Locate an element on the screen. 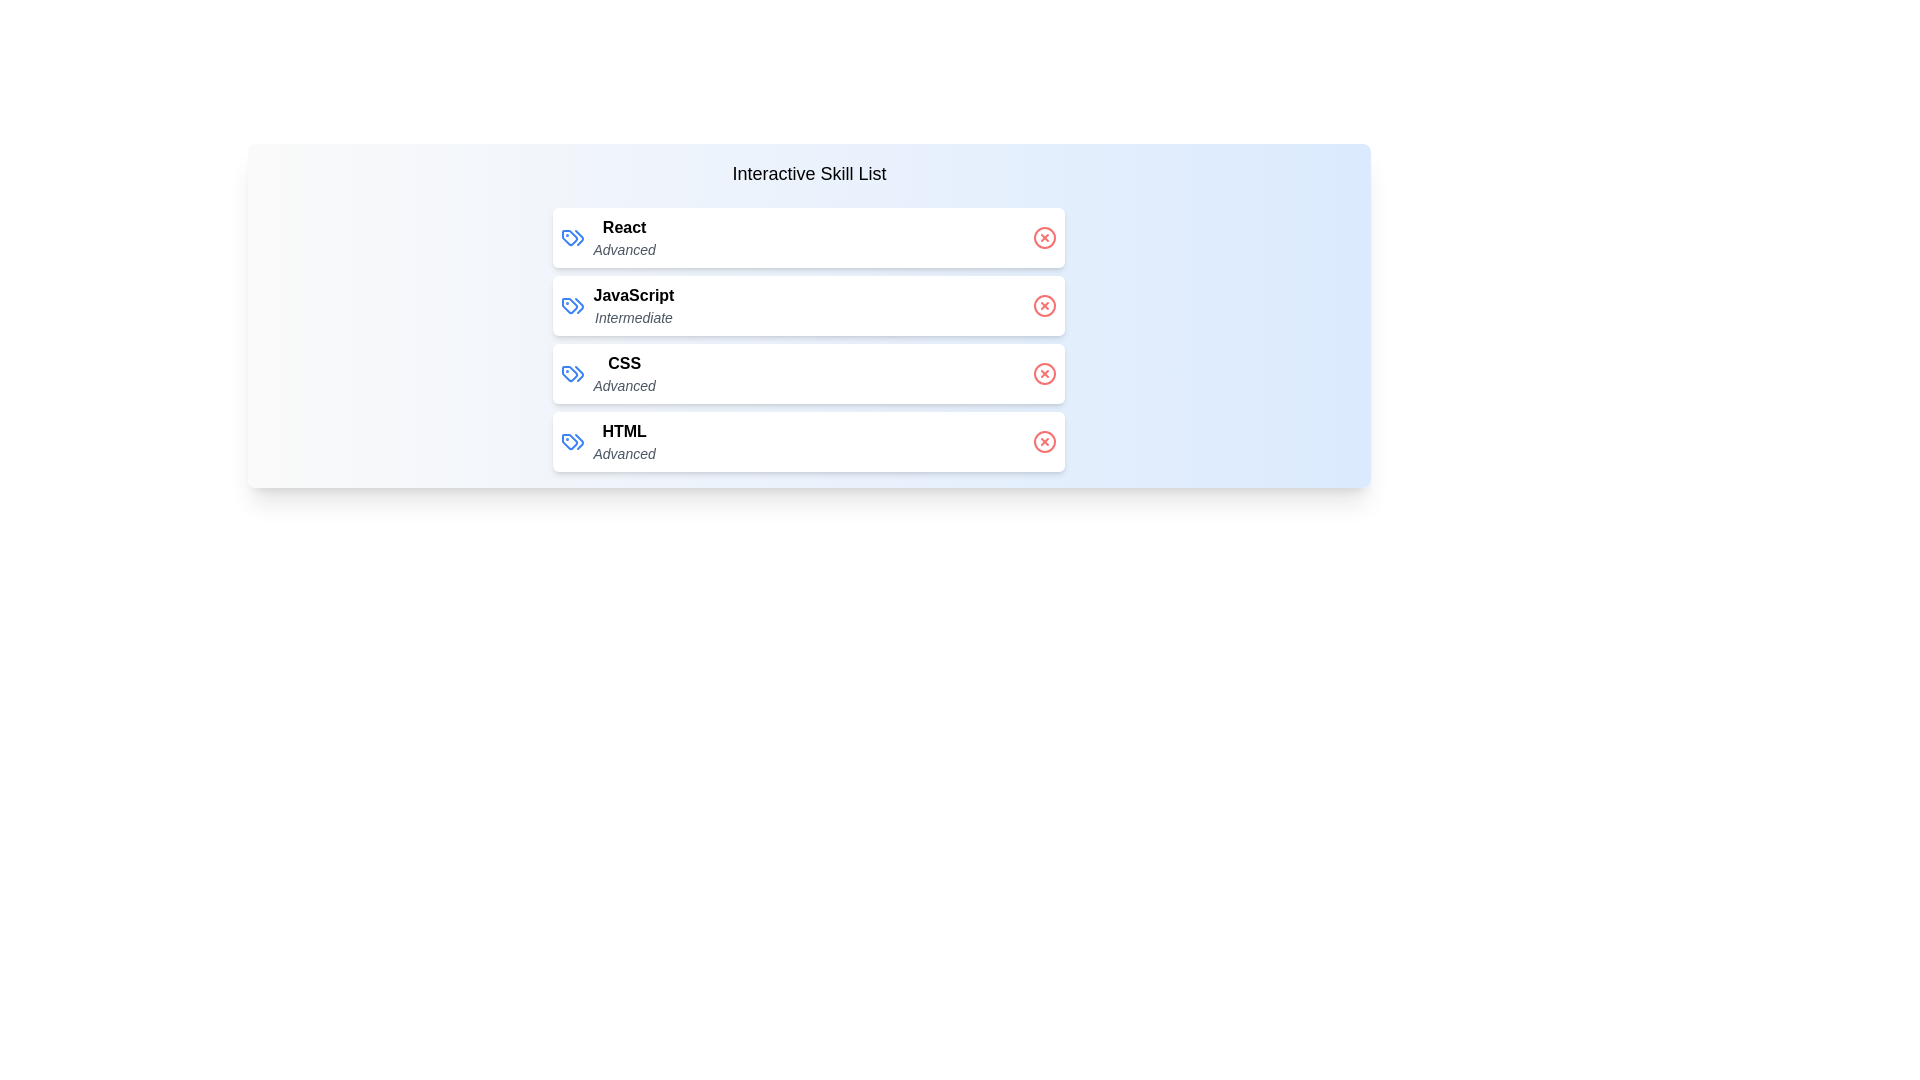  the delete button for the skill React is located at coordinates (1044, 237).